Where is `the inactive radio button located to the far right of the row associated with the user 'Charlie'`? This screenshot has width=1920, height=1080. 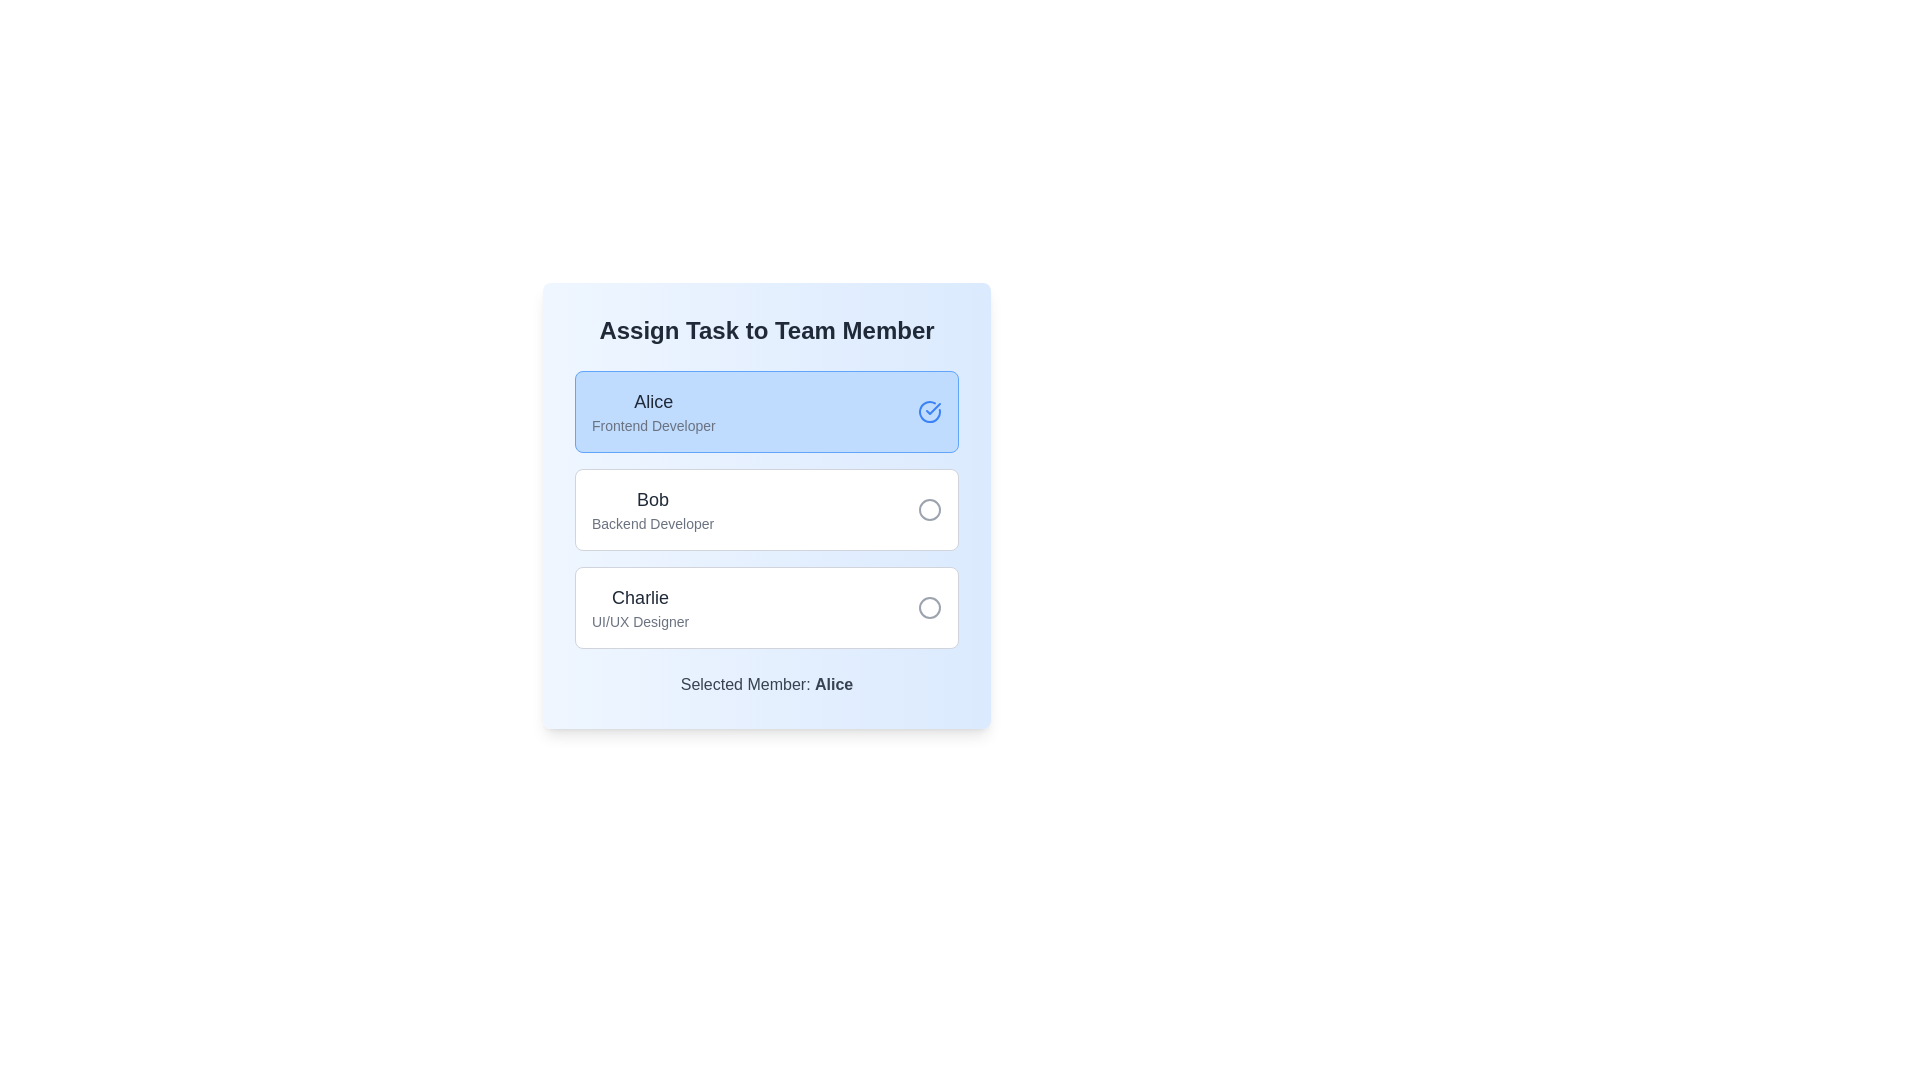 the inactive radio button located to the far right of the row associated with the user 'Charlie' is located at coordinates (929, 607).